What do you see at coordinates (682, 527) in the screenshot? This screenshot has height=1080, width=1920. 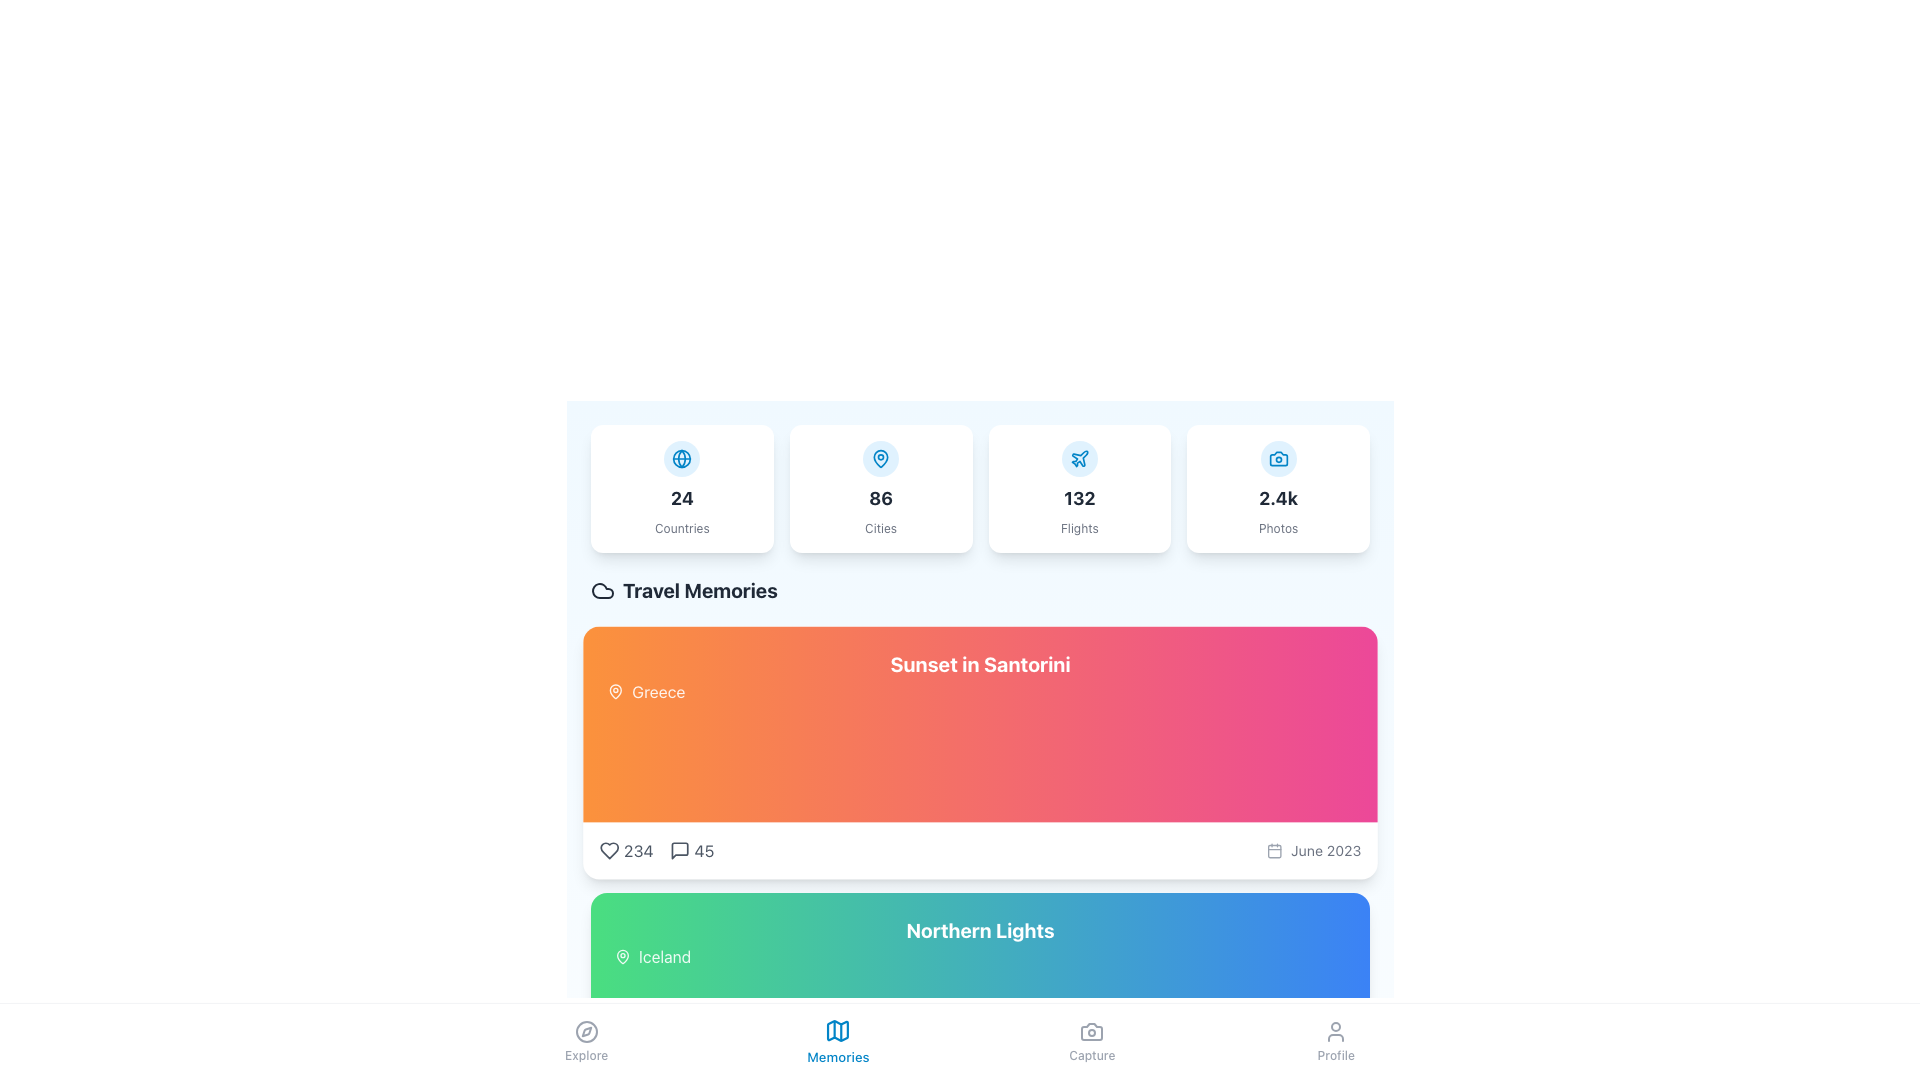 I see `text label that clarifies the number '24' as the count of countries, located in the first column of horizontally arranged cards, positioned at the lower section of the card beneath the number` at bounding box center [682, 527].